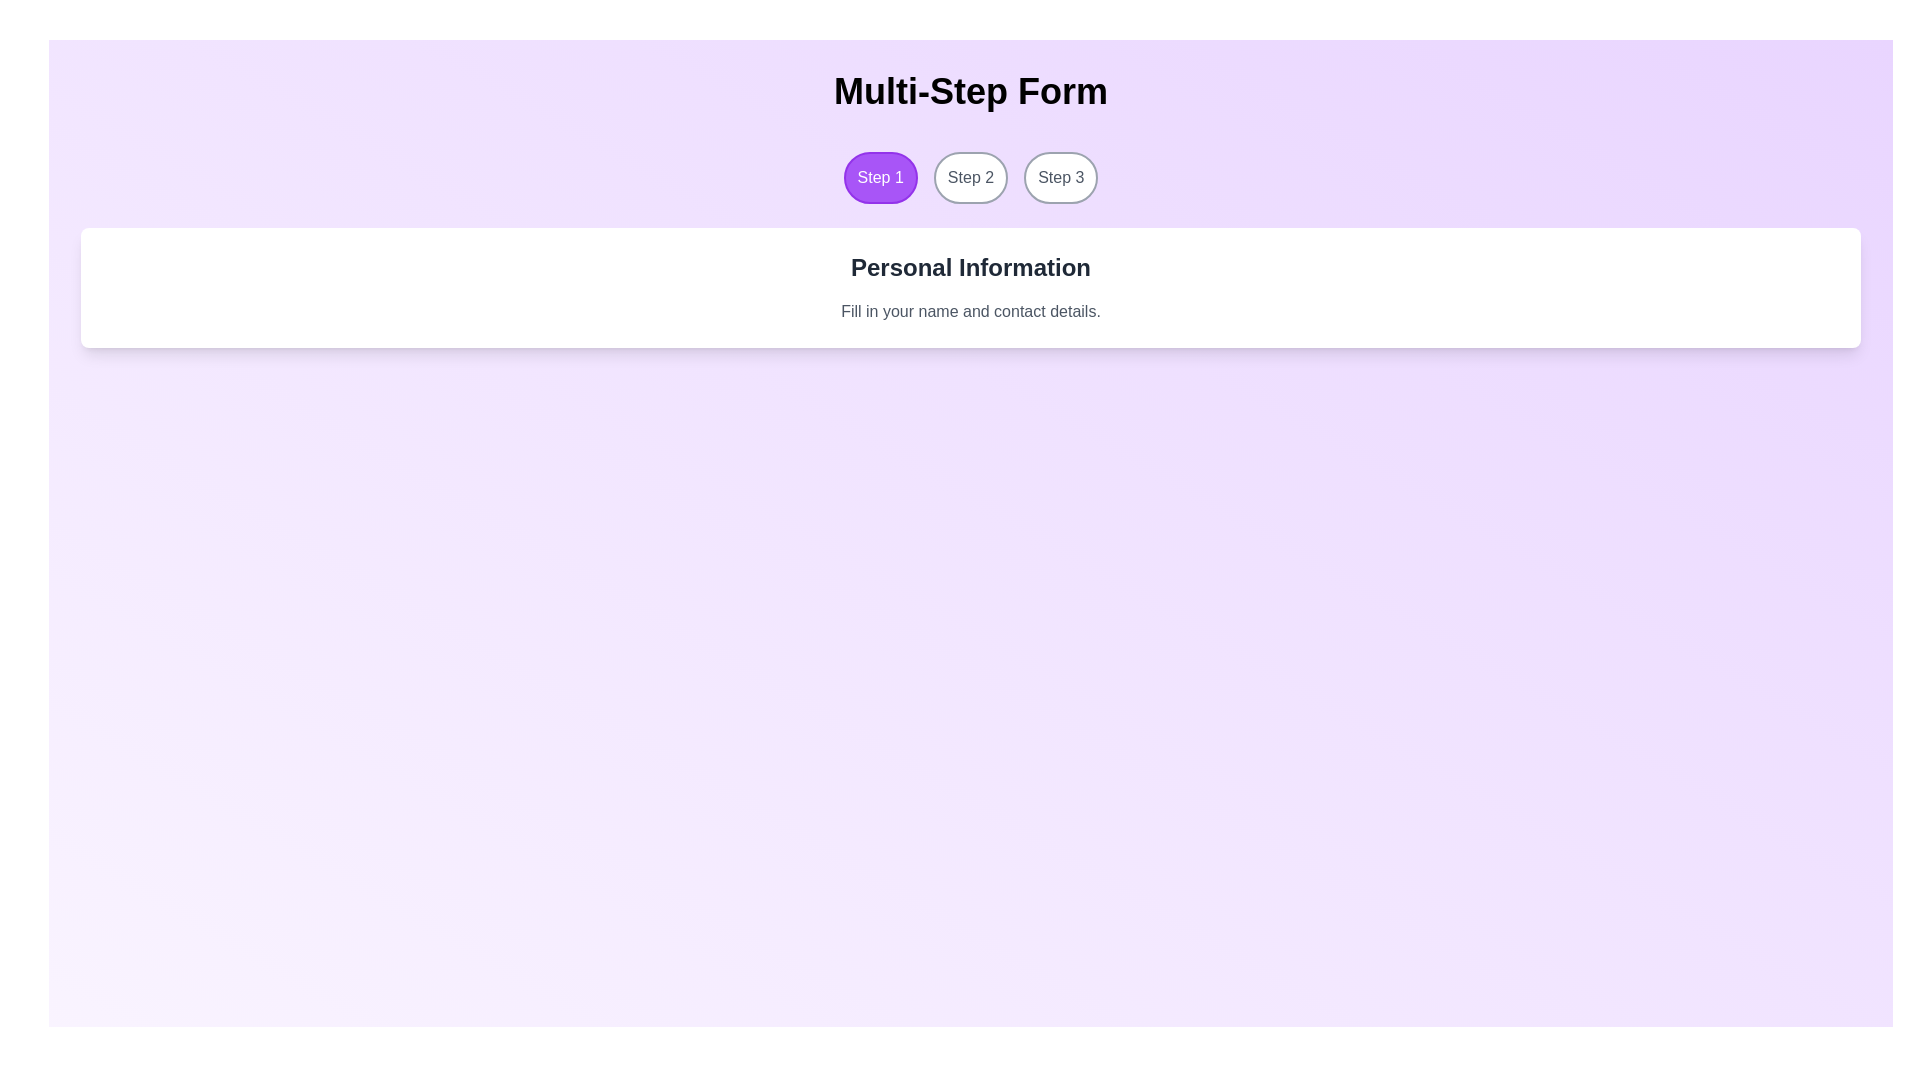 Image resolution: width=1920 pixels, height=1080 pixels. I want to click on the circular button labeled 'Step 3' which has a white background and gray border, so click(1060, 176).